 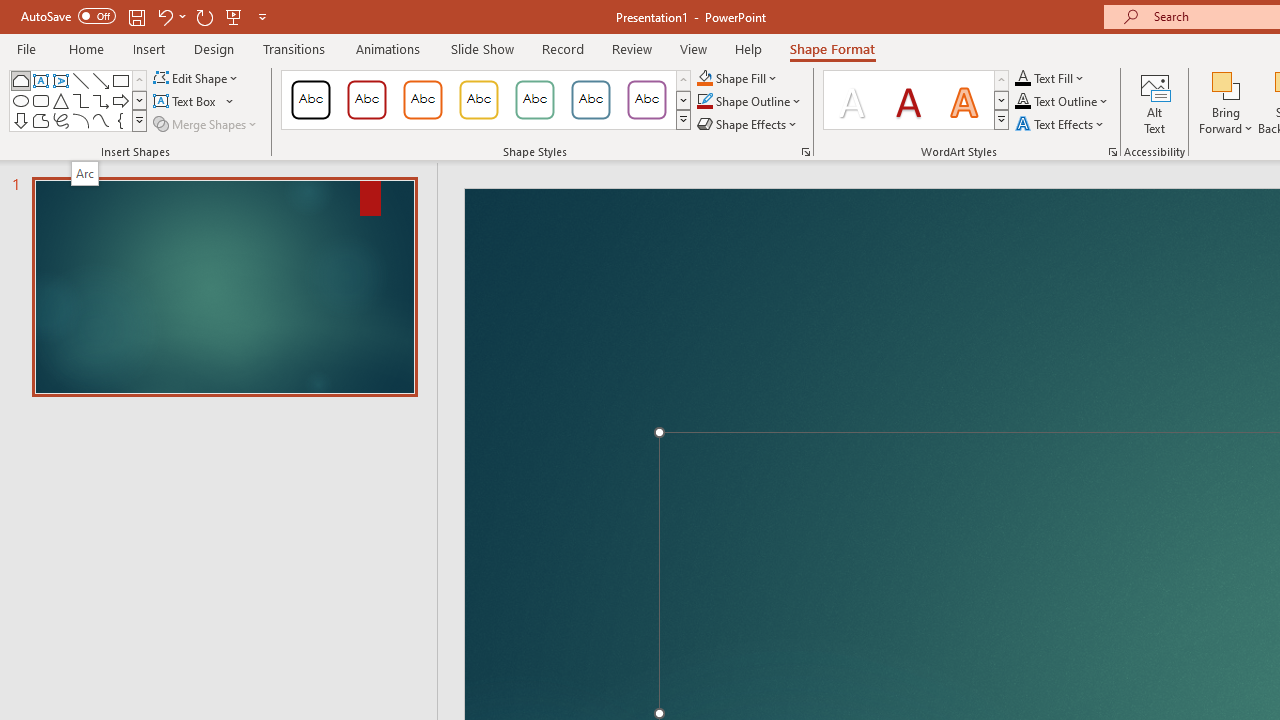 I want to click on 'Fill: White, Text color 1; Shadow', so click(x=853, y=100).